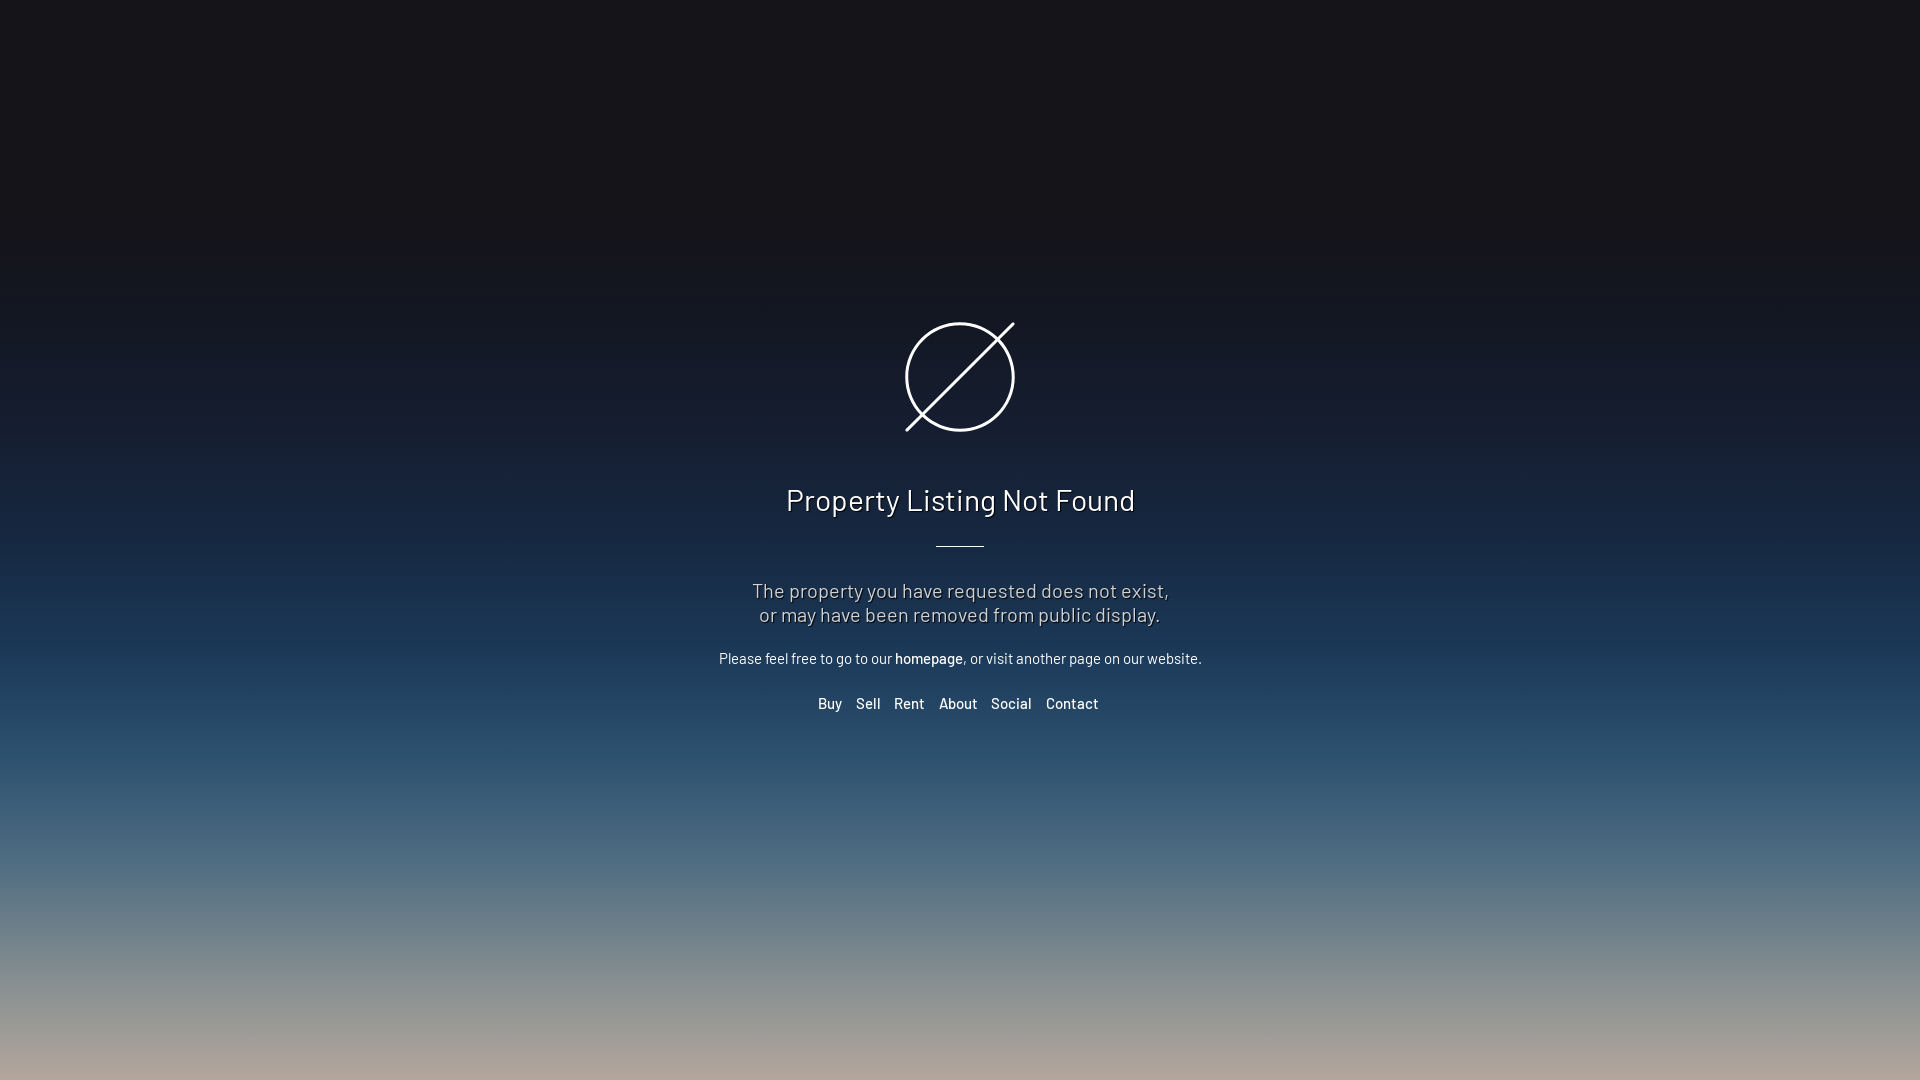 This screenshot has height=1080, width=1920. I want to click on 'About', so click(957, 701).